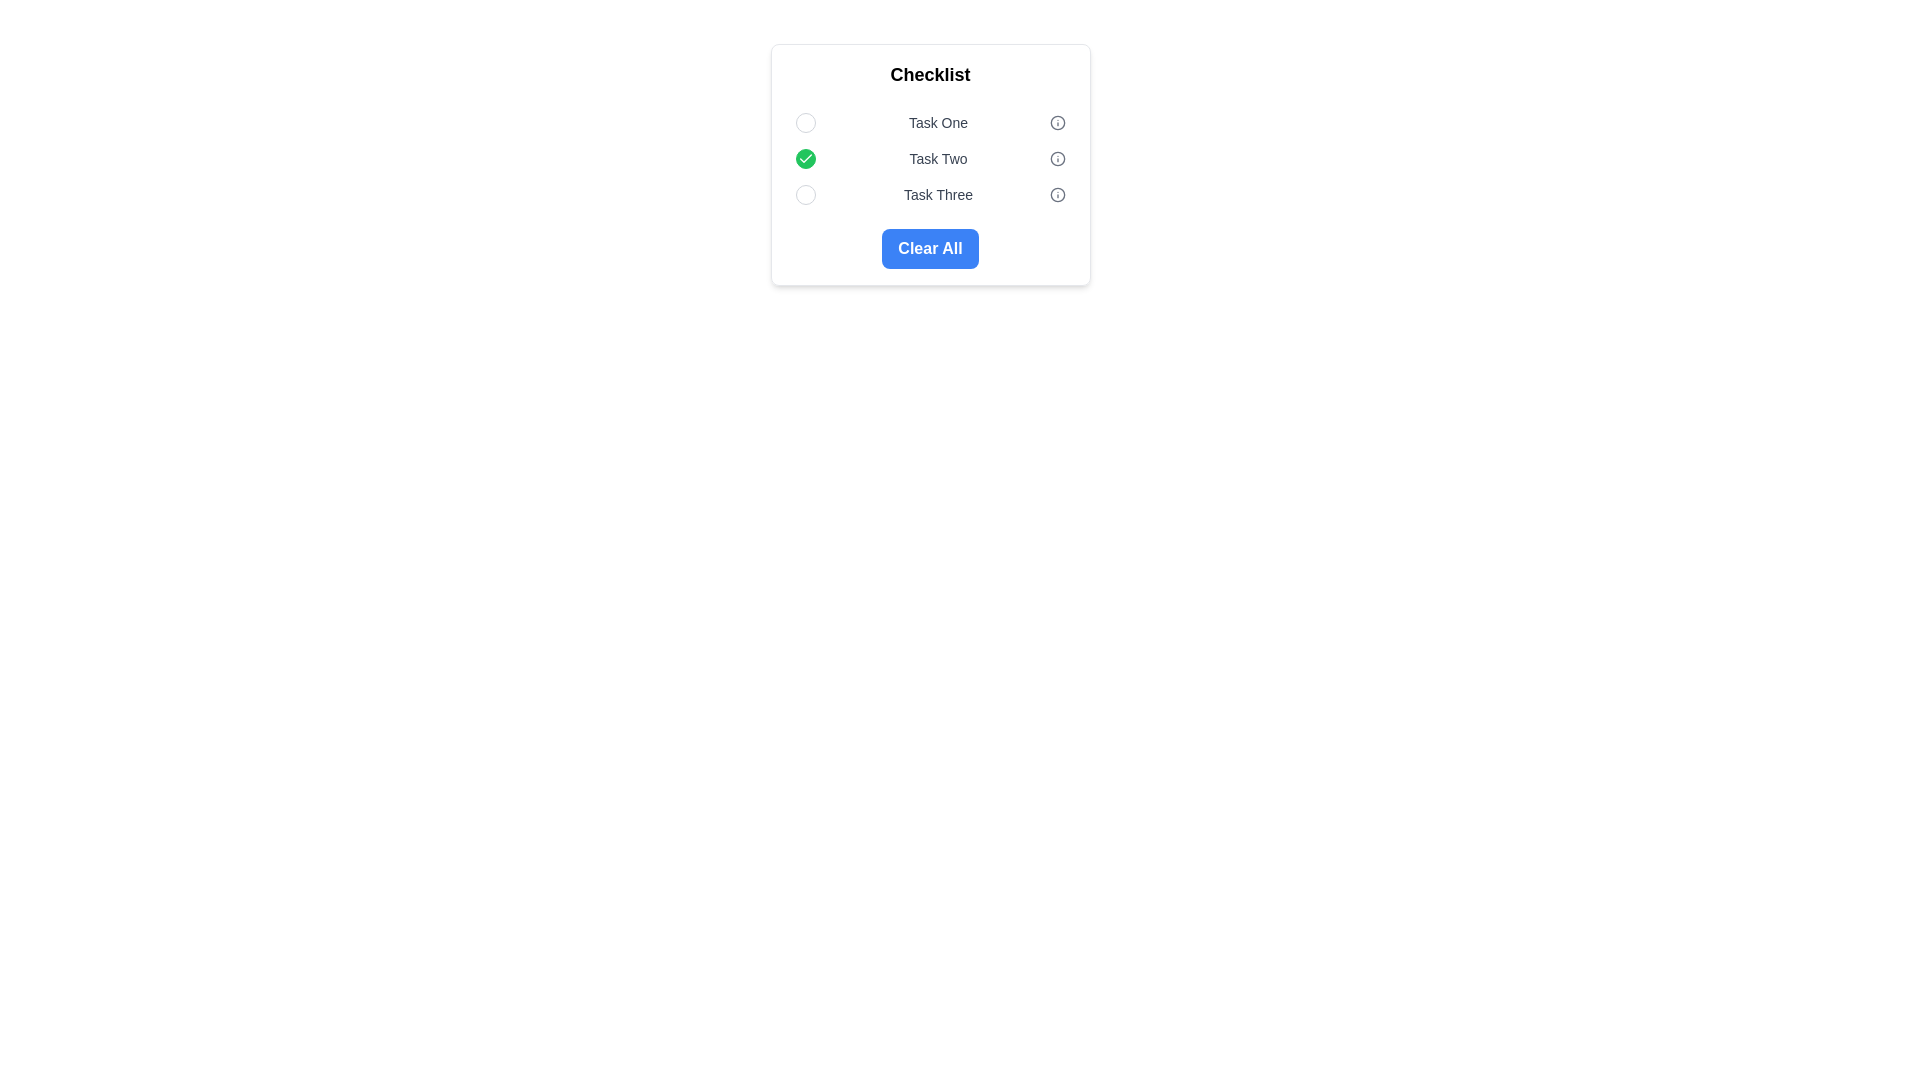 The height and width of the screenshot is (1080, 1920). Describe the element at coordinates (937, 157) in the screenshot. I see `the descriptive label for the second item in the checklist, which is located to the right of a green circular checkmark and above the text labeled 'Task Three'` at that location.